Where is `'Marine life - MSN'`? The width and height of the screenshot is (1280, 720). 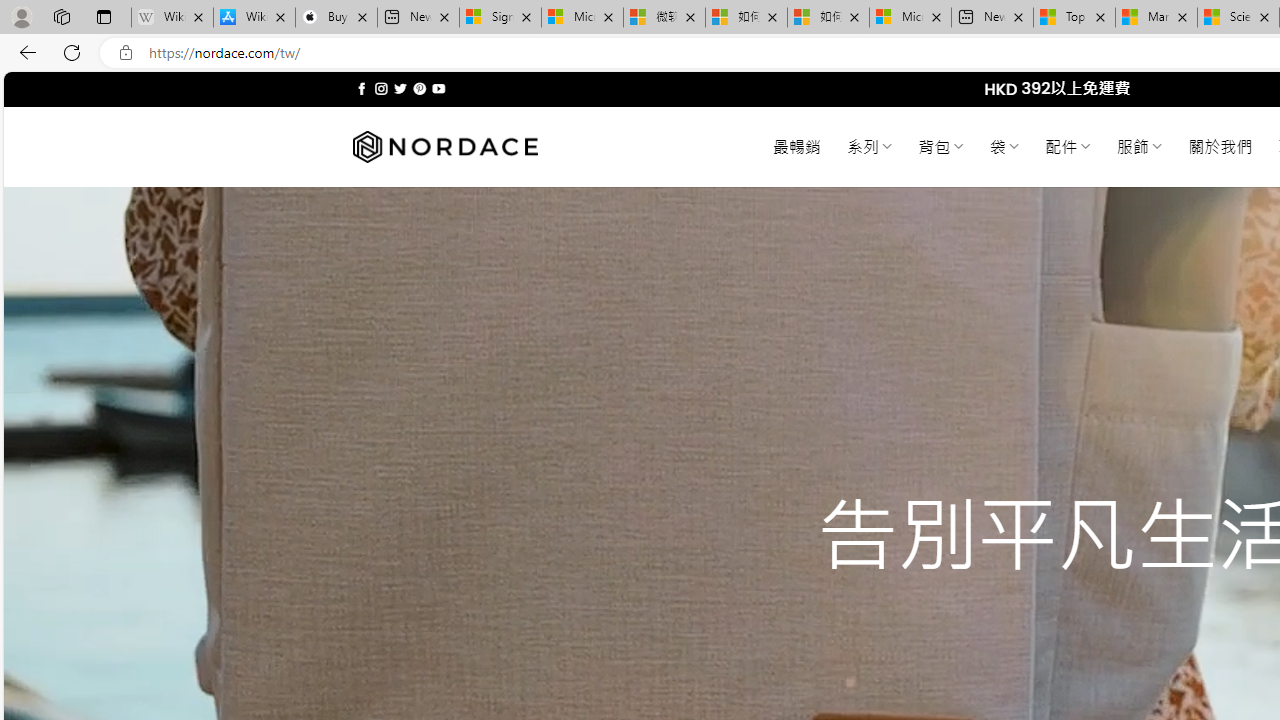
'Marine life - MSN' is located at coordinates (1156, 17).